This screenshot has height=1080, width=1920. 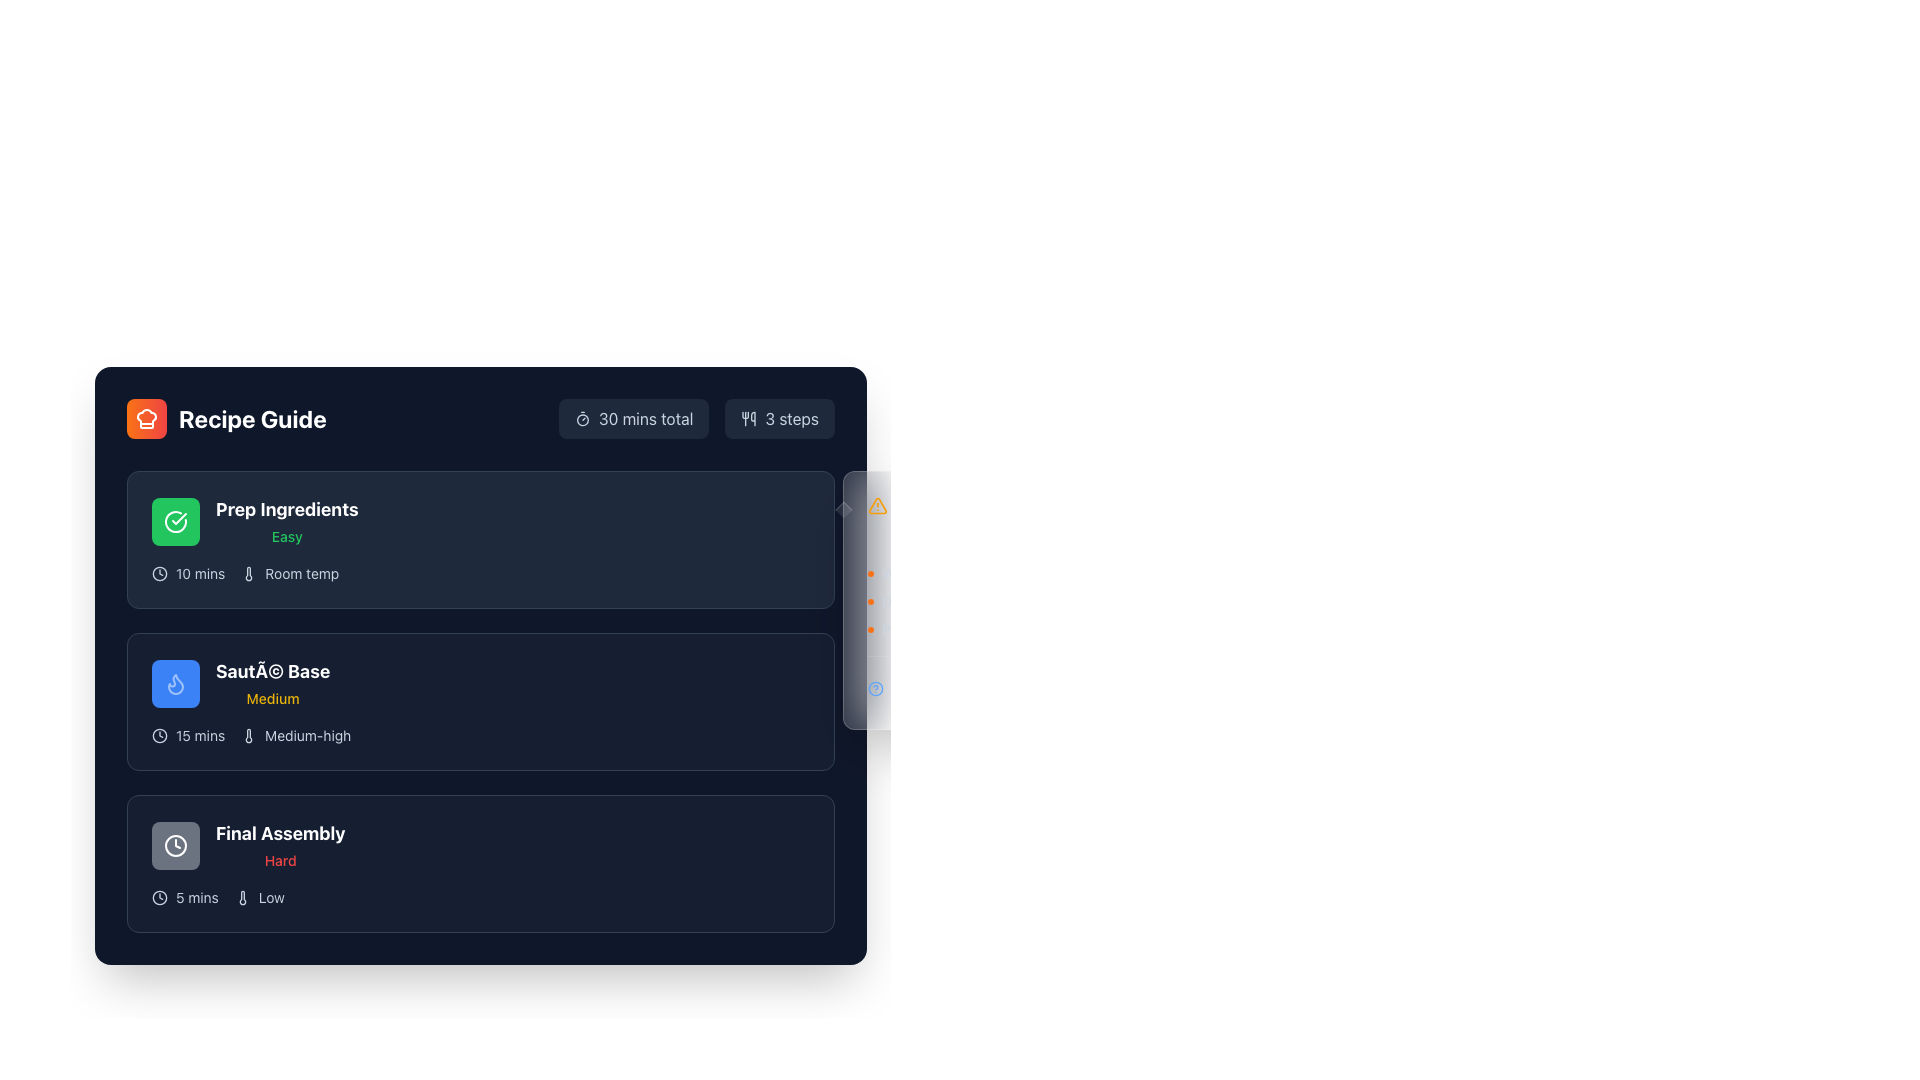 What do you see at coordinates (146, 418) in the screenshot?
I see `the chef's hat icon located in the top-left corner of the interface, adjacent to the 'Recipe Guide' label` at bounding box center [146, 418].